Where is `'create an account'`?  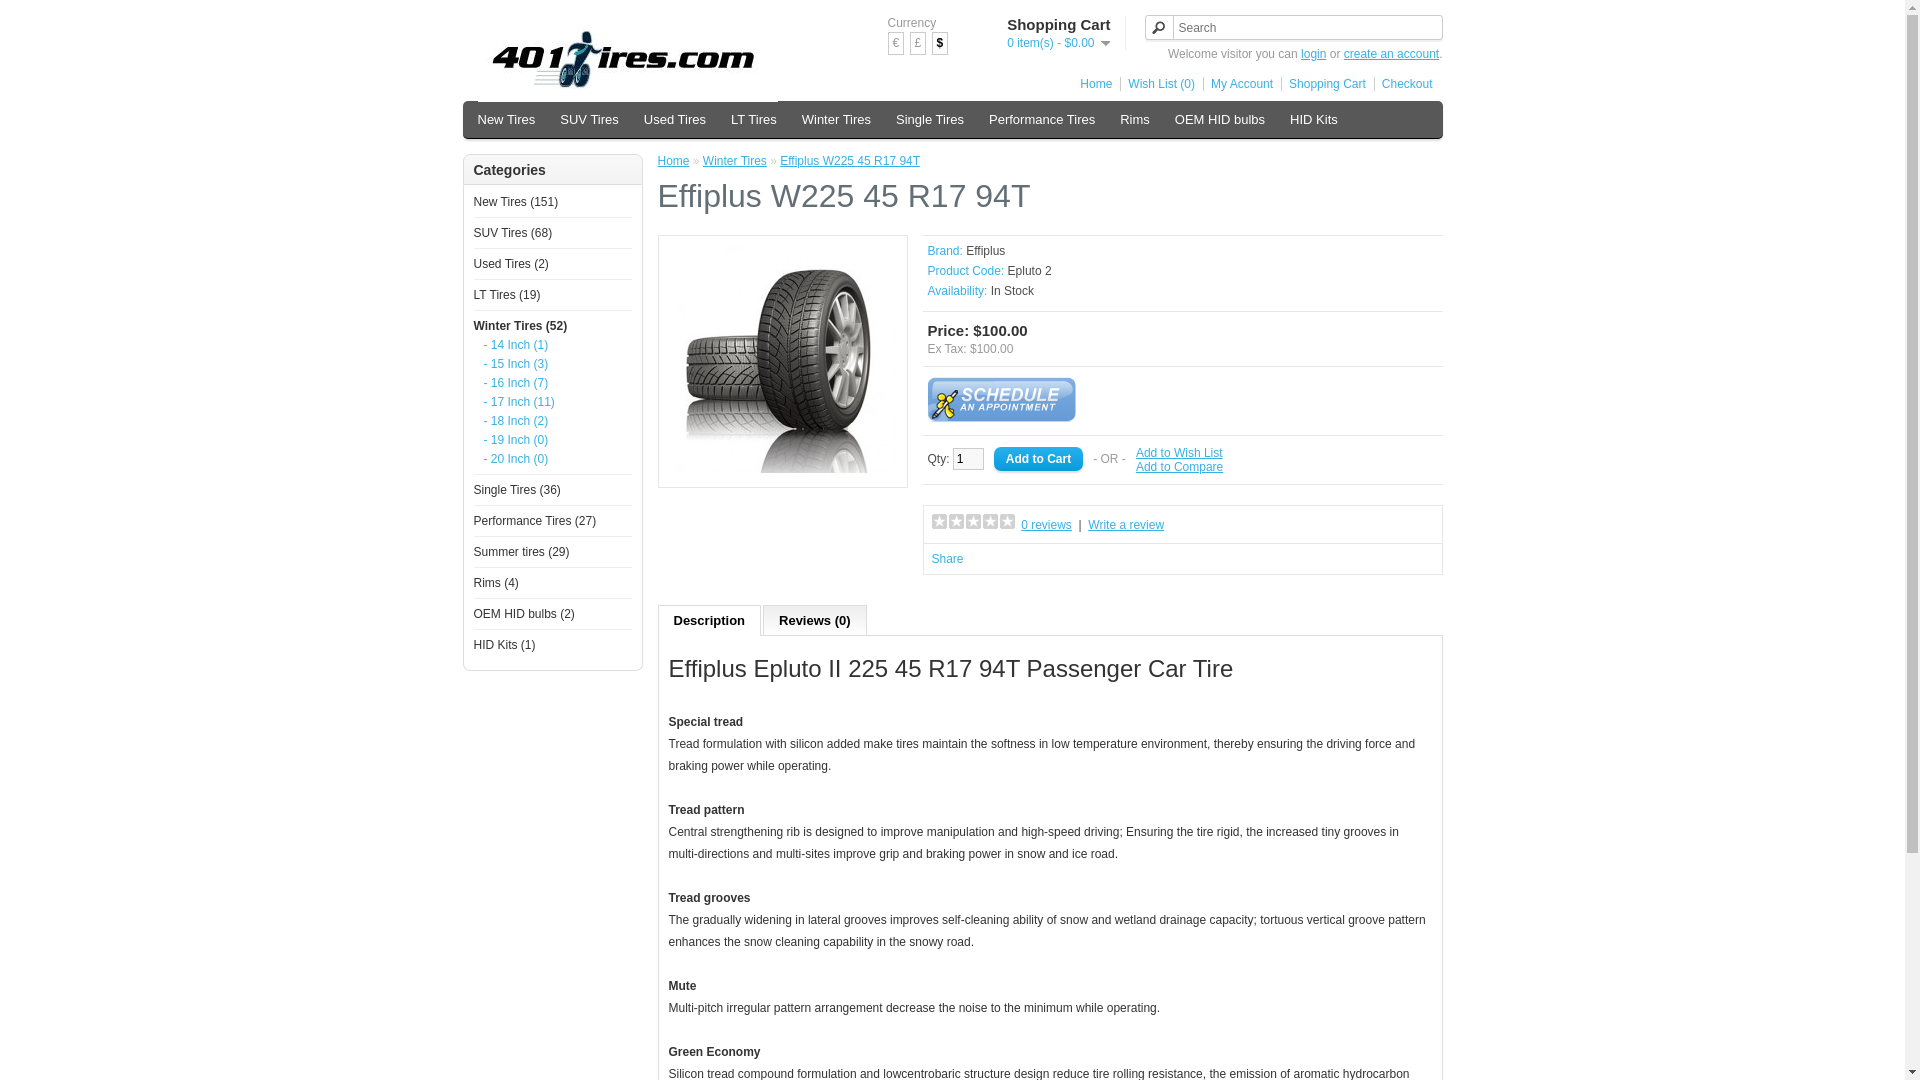 'create an account' is located at coordinates (1390, 53).